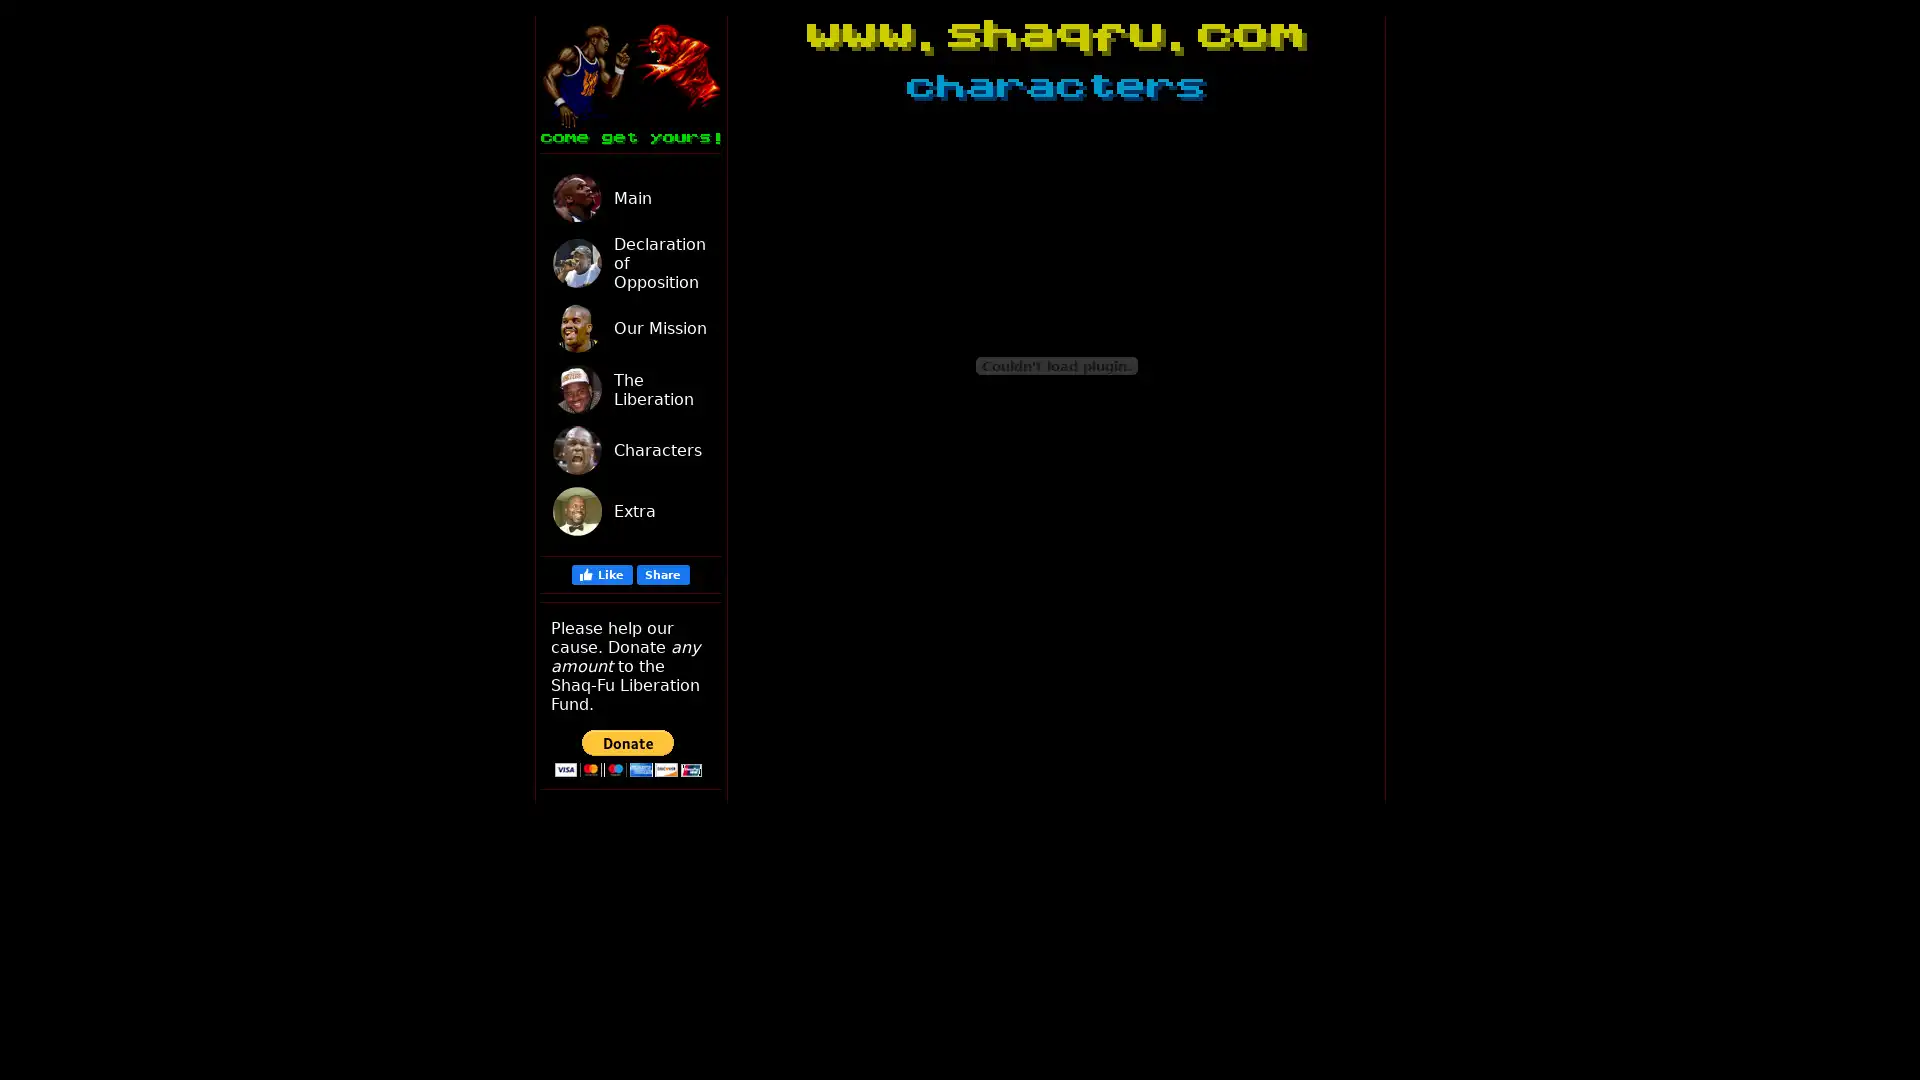 This screenshot has width=1920, height=1080. What do you see at coordinates (626, 753) in the screenshot?
I see `PayPal - The safer, easier way to pay online!` at bounding box center [626, 753].